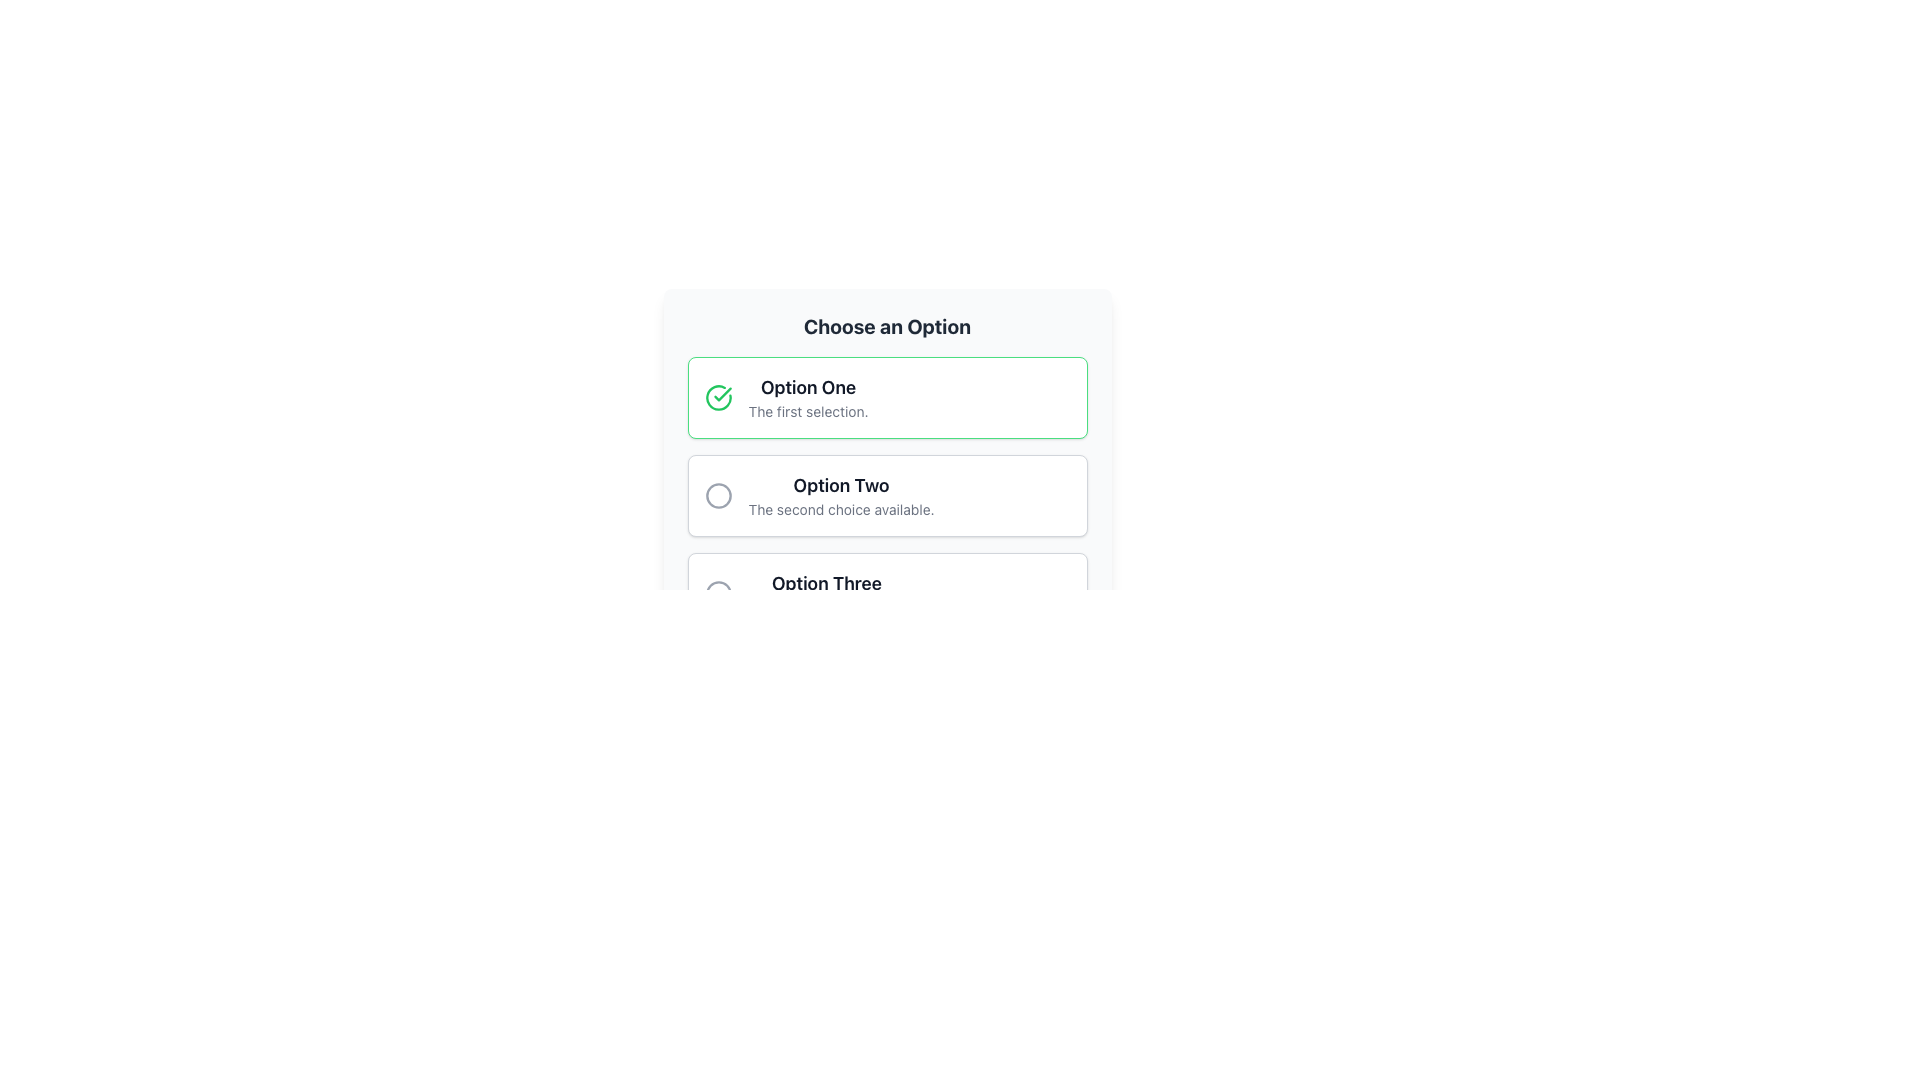 This screenshot has height=1080, width=1920. I want to click on the text content of the label that serves as the title for the first selectable option under the header 'Choose an Option', so click(808, 388).